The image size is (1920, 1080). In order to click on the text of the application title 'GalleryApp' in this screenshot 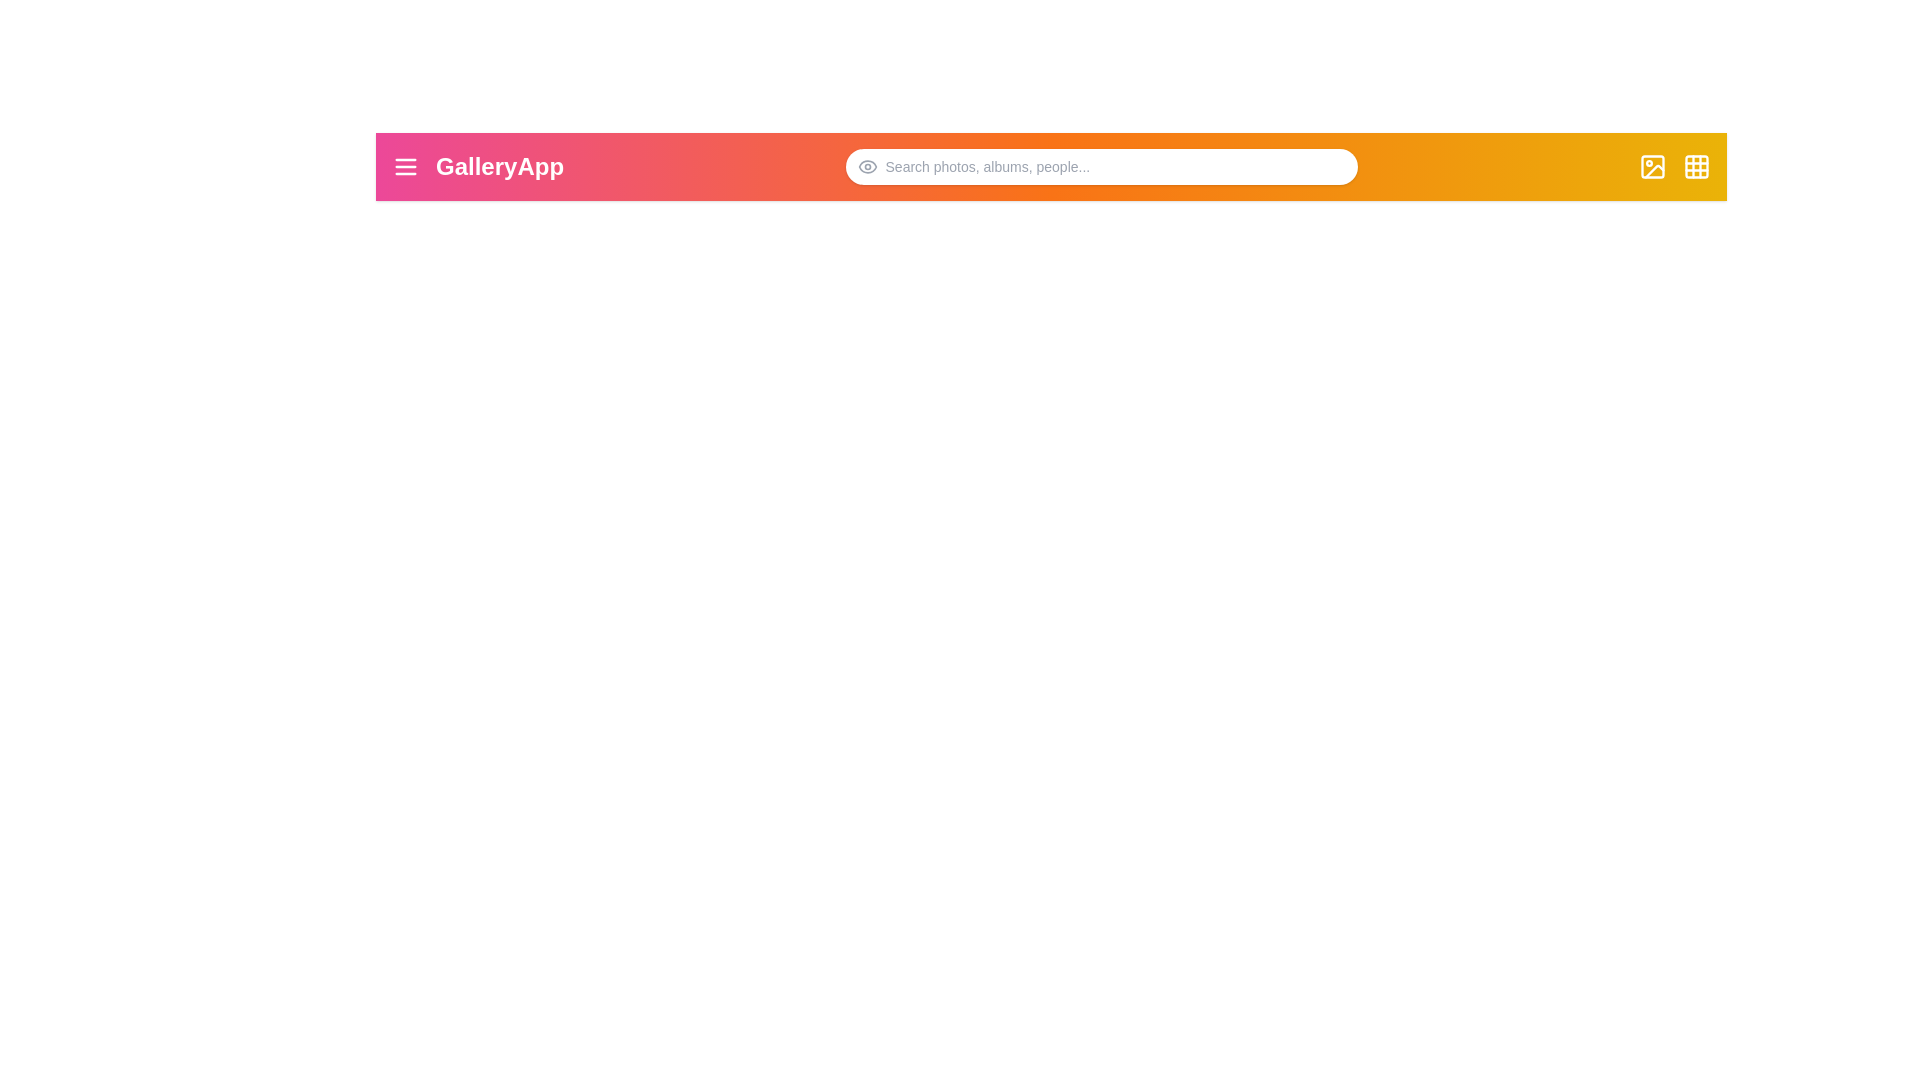, I will do `click(499, 165)`.